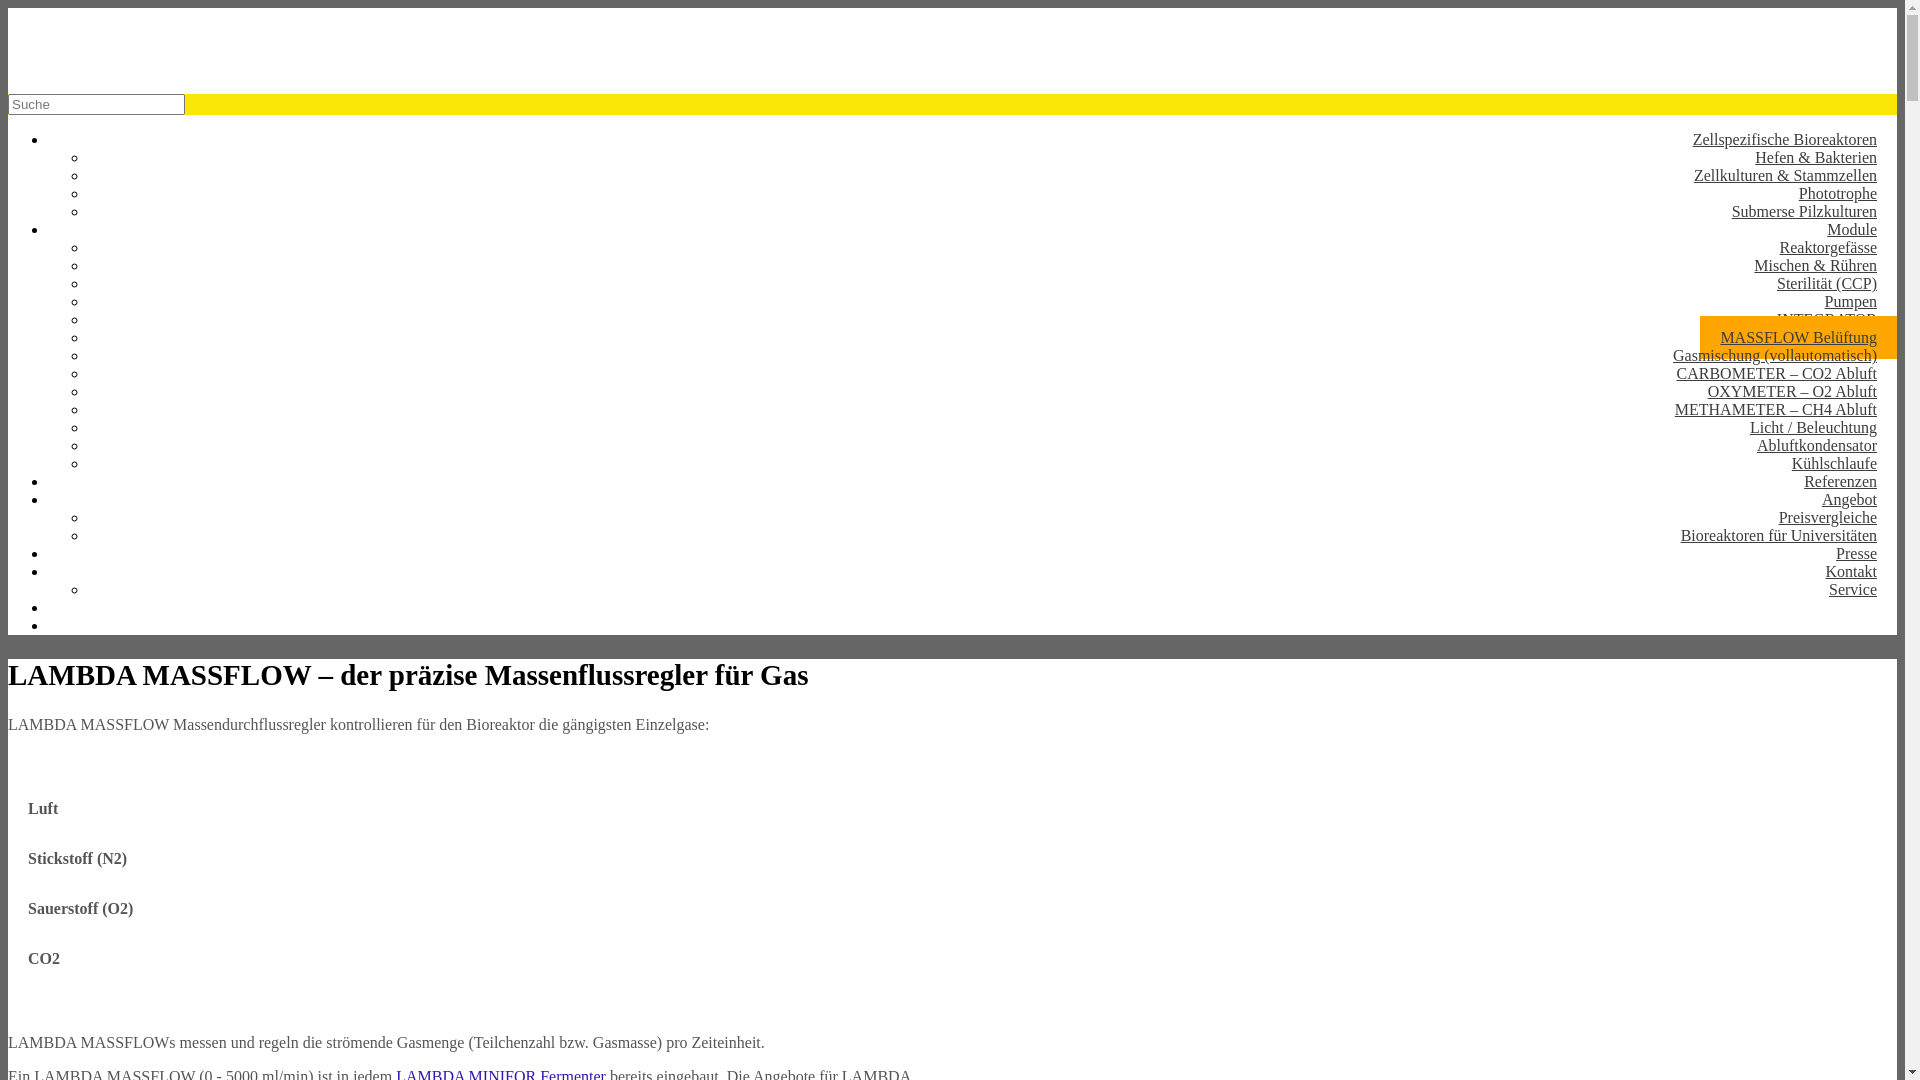  What do you see at coordinates (1673, 138) in the screenshot?
I see `'Zellspezifische Bioreaktoren'` at bounding box center [1673, 138].